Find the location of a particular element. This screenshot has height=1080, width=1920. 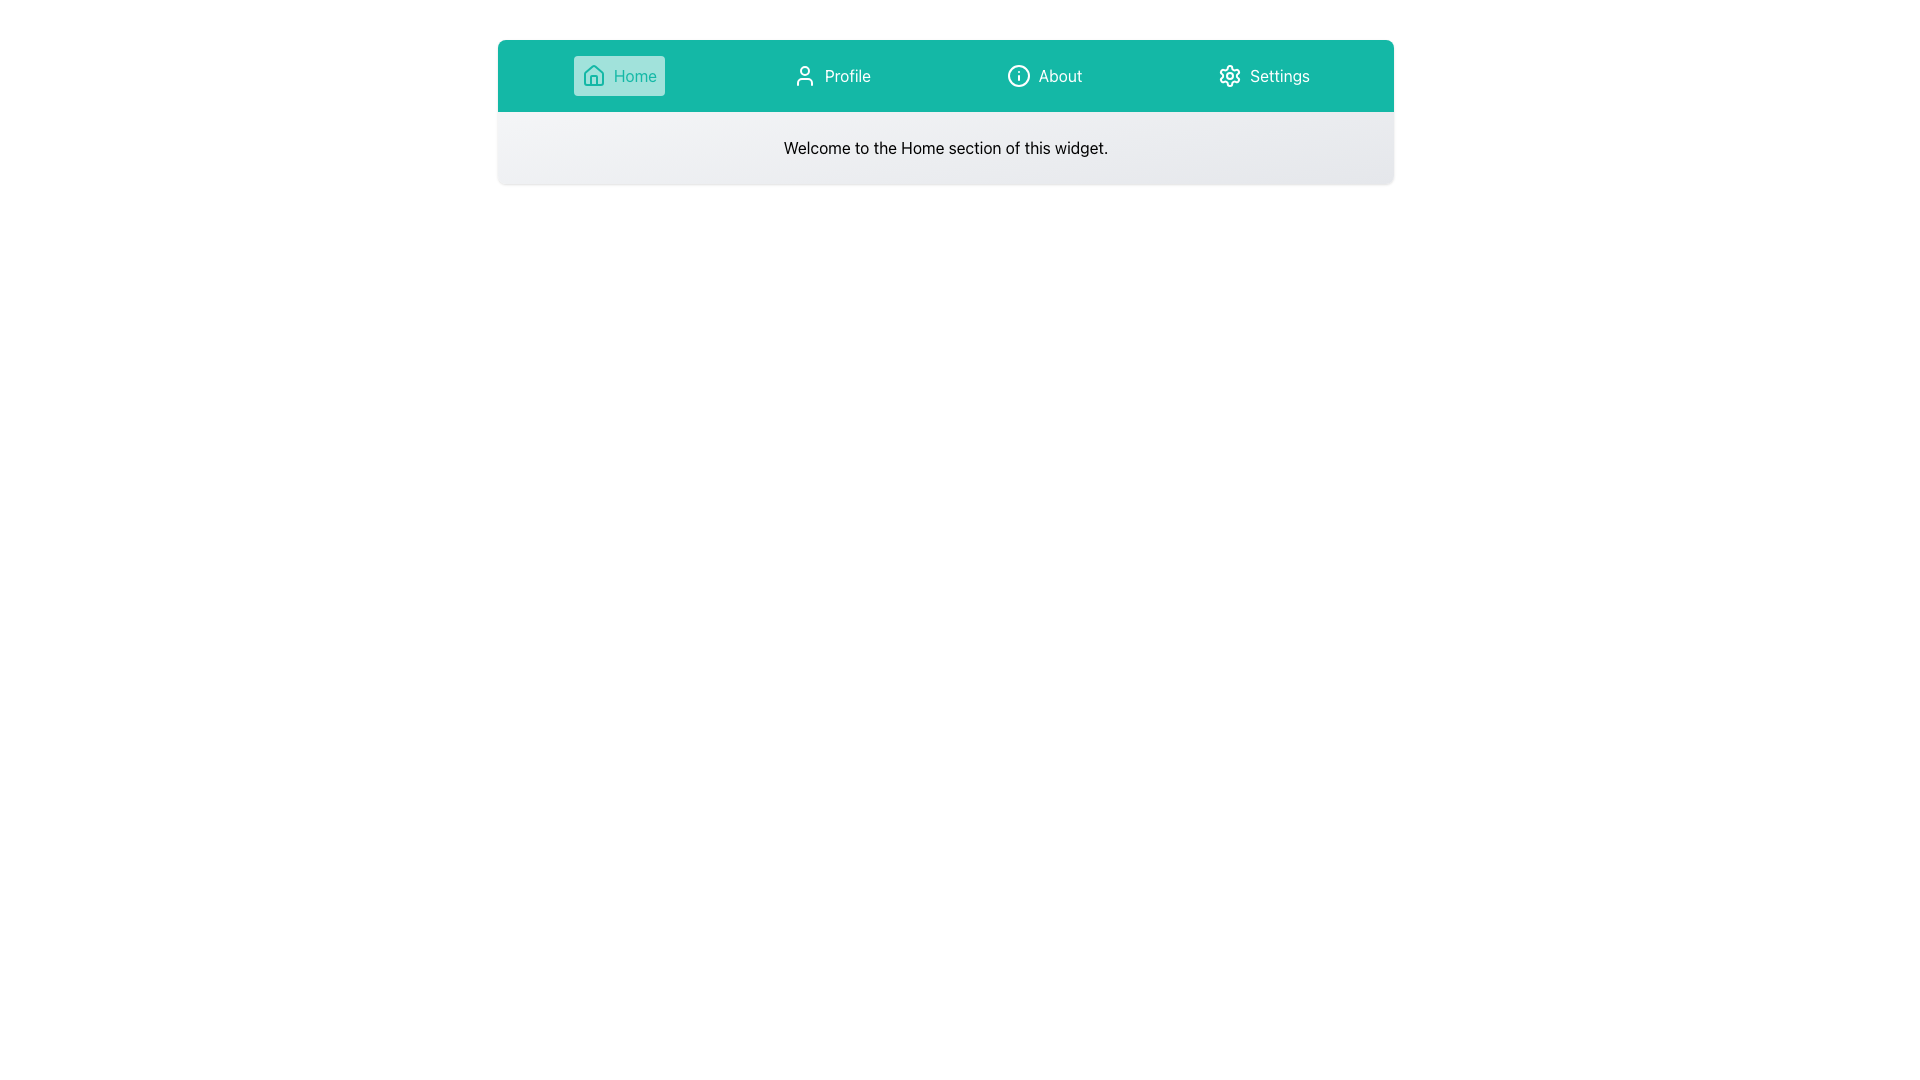

the circular information icon with a lowercase 'i' is located at coordinates (1018, 75).